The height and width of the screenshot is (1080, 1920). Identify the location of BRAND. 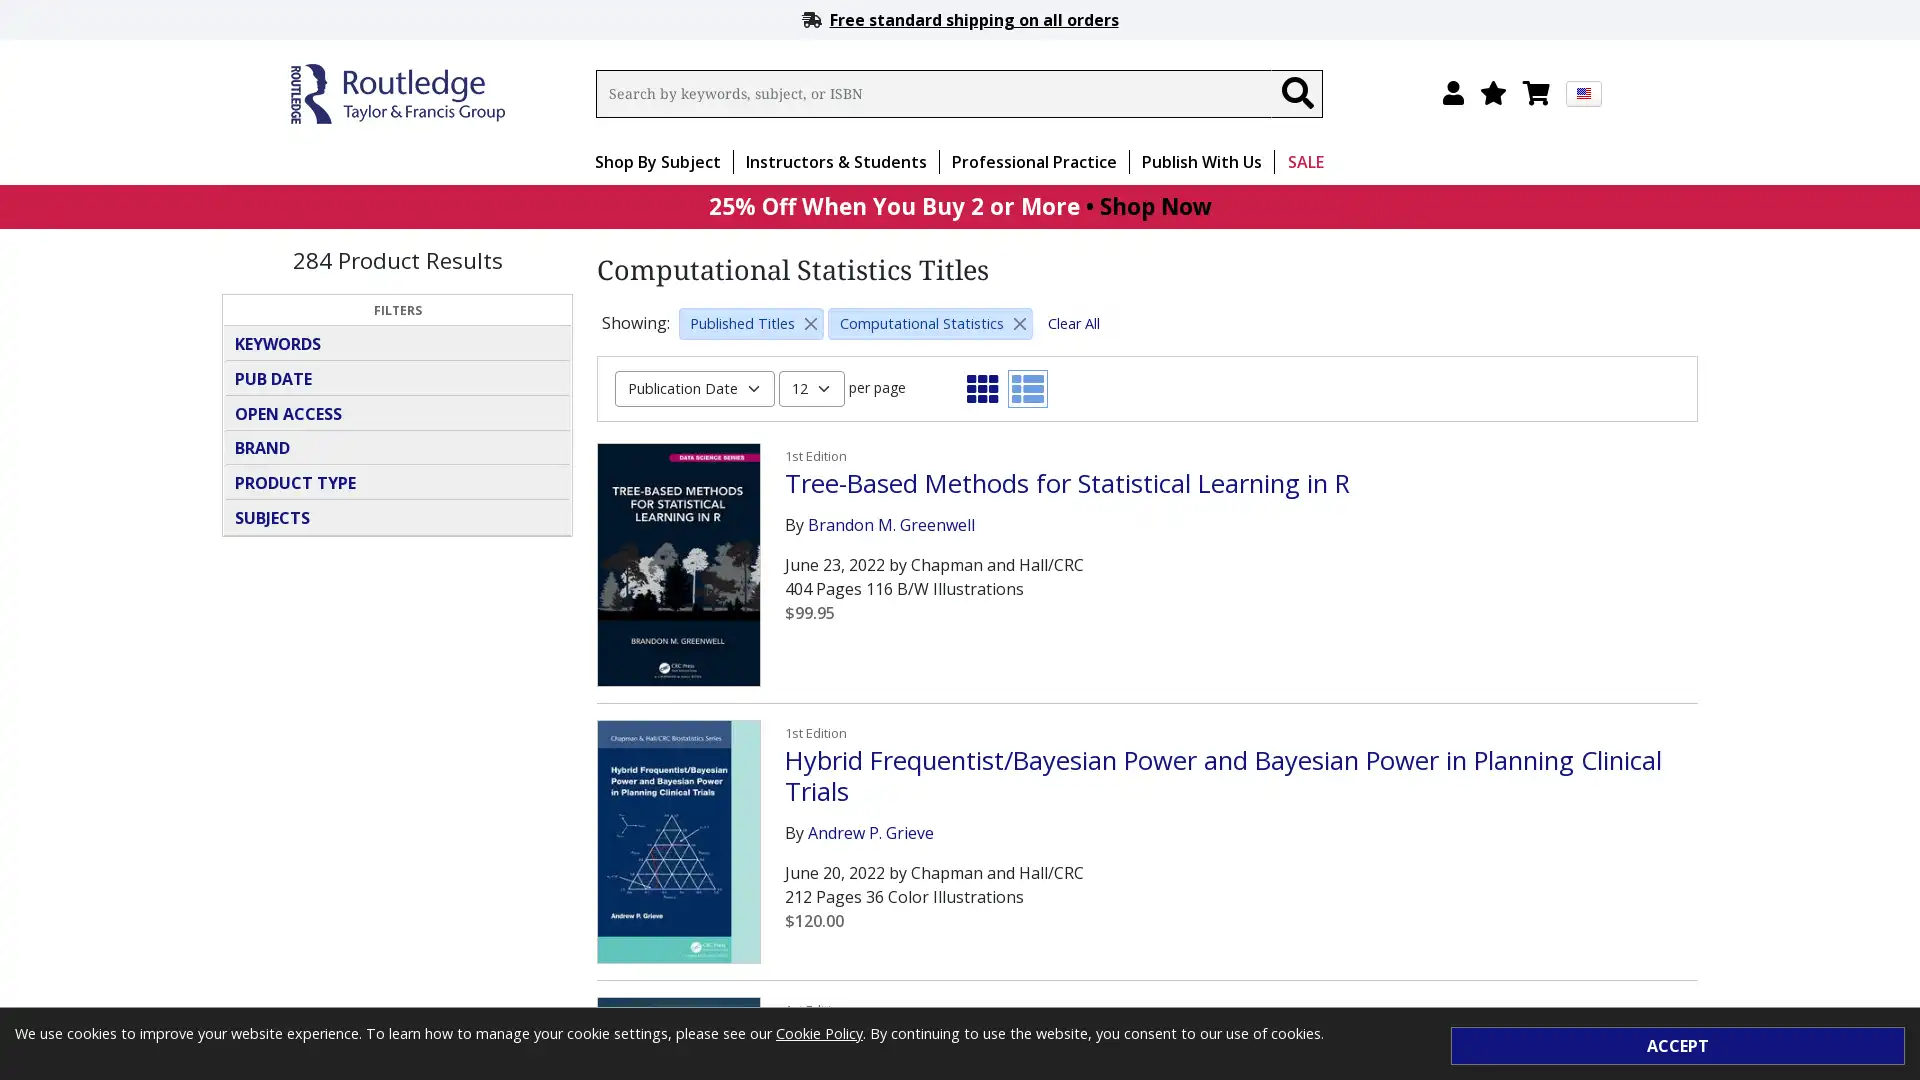
(397, 446).